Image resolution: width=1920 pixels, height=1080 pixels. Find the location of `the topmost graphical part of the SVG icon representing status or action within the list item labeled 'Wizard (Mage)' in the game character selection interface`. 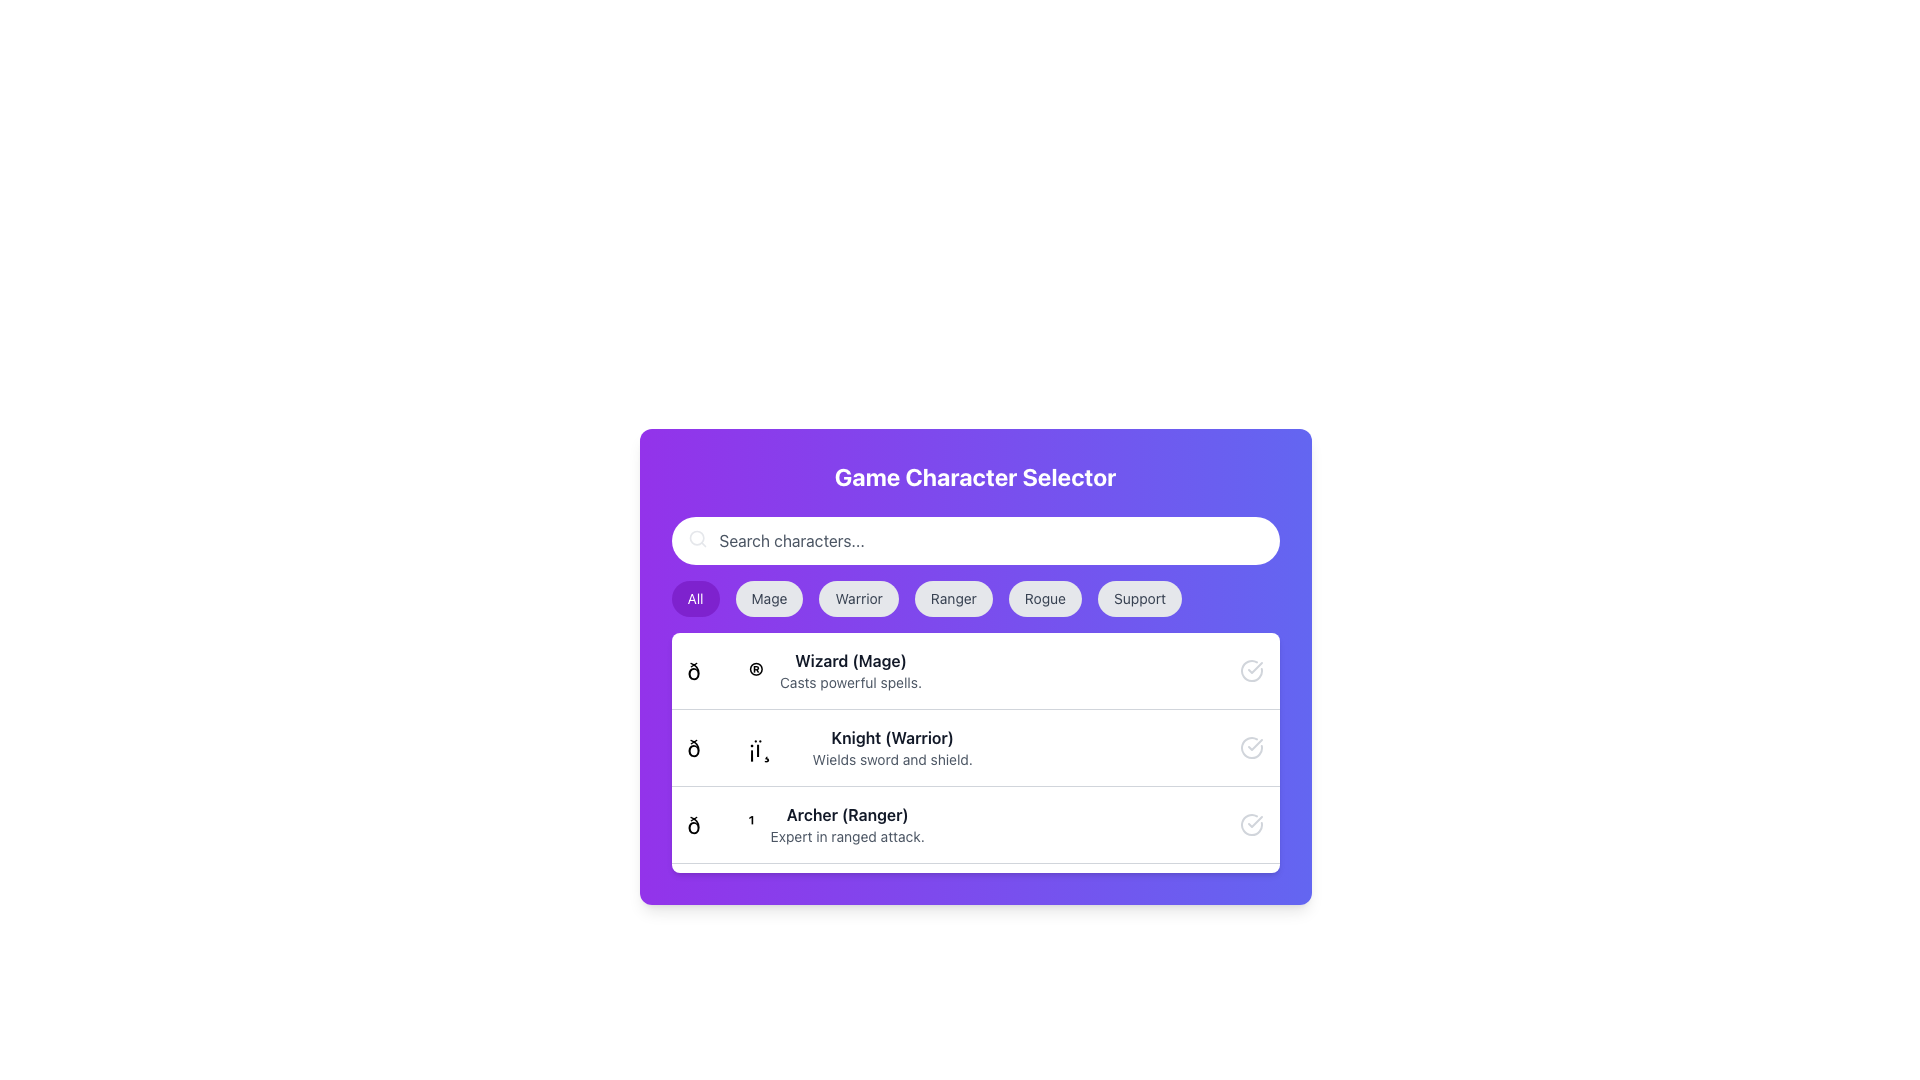

the topmost graphical part of the SVG icon representing status or action within the list item labeled 'Wizard (Mage)' in the game character selection interface is located at coordinates (1250, 671).